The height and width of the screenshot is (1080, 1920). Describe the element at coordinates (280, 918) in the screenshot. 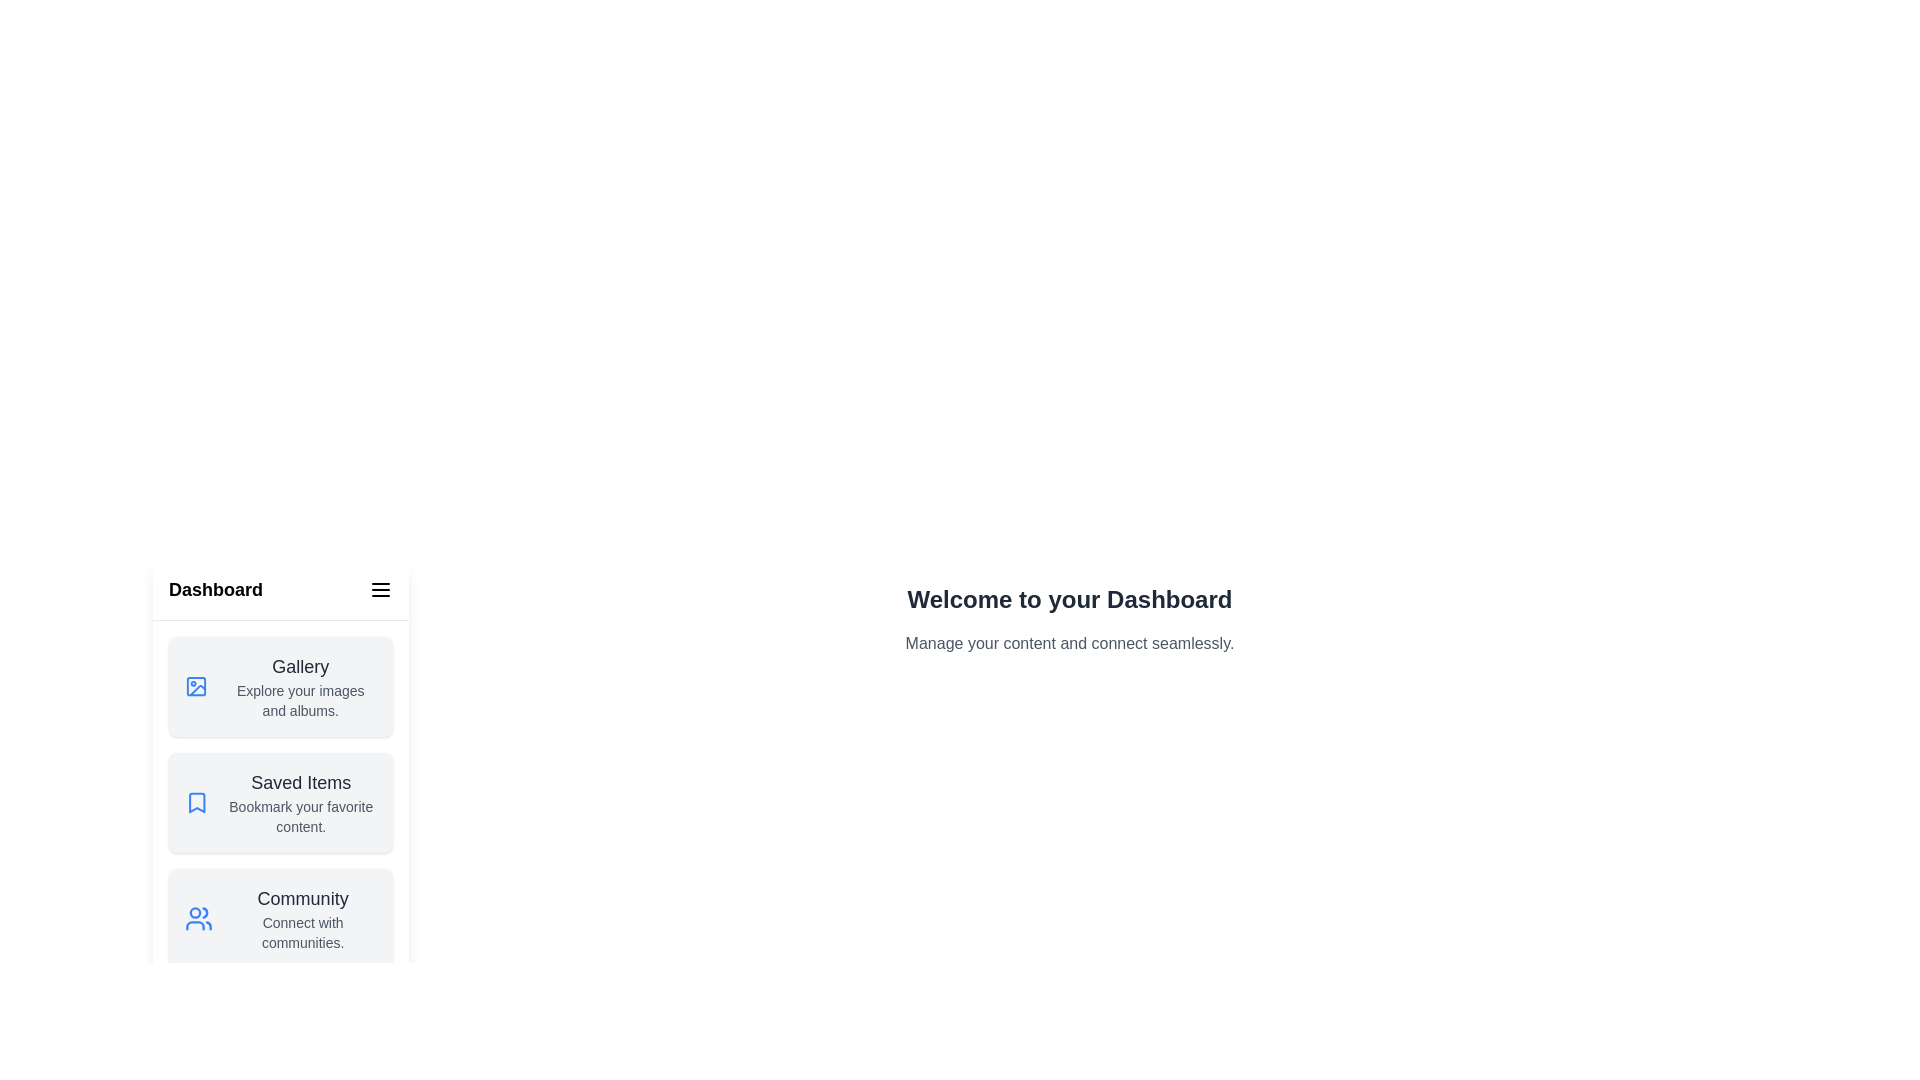

I see `the section Community to observe its hover effect` at that location.